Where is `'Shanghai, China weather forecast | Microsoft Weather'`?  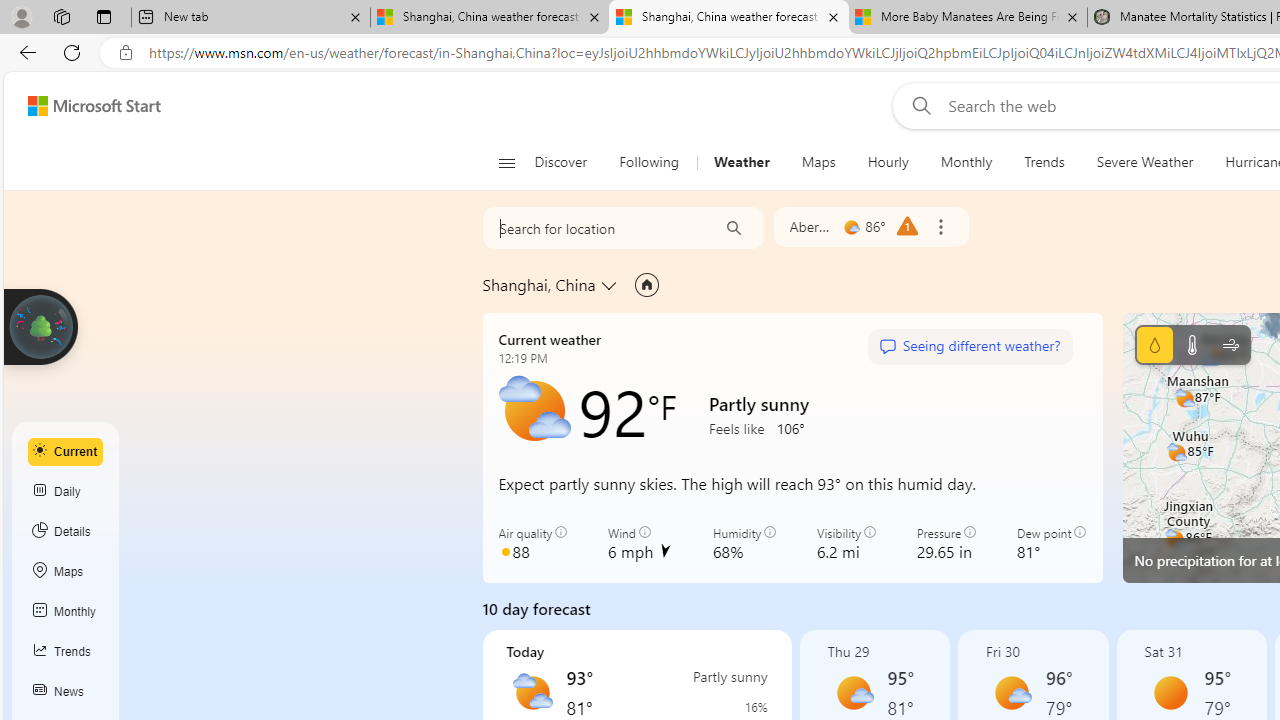
'Shanghai, China weather forecast | Microsoft Weather' is located at coordinates (728, 17).